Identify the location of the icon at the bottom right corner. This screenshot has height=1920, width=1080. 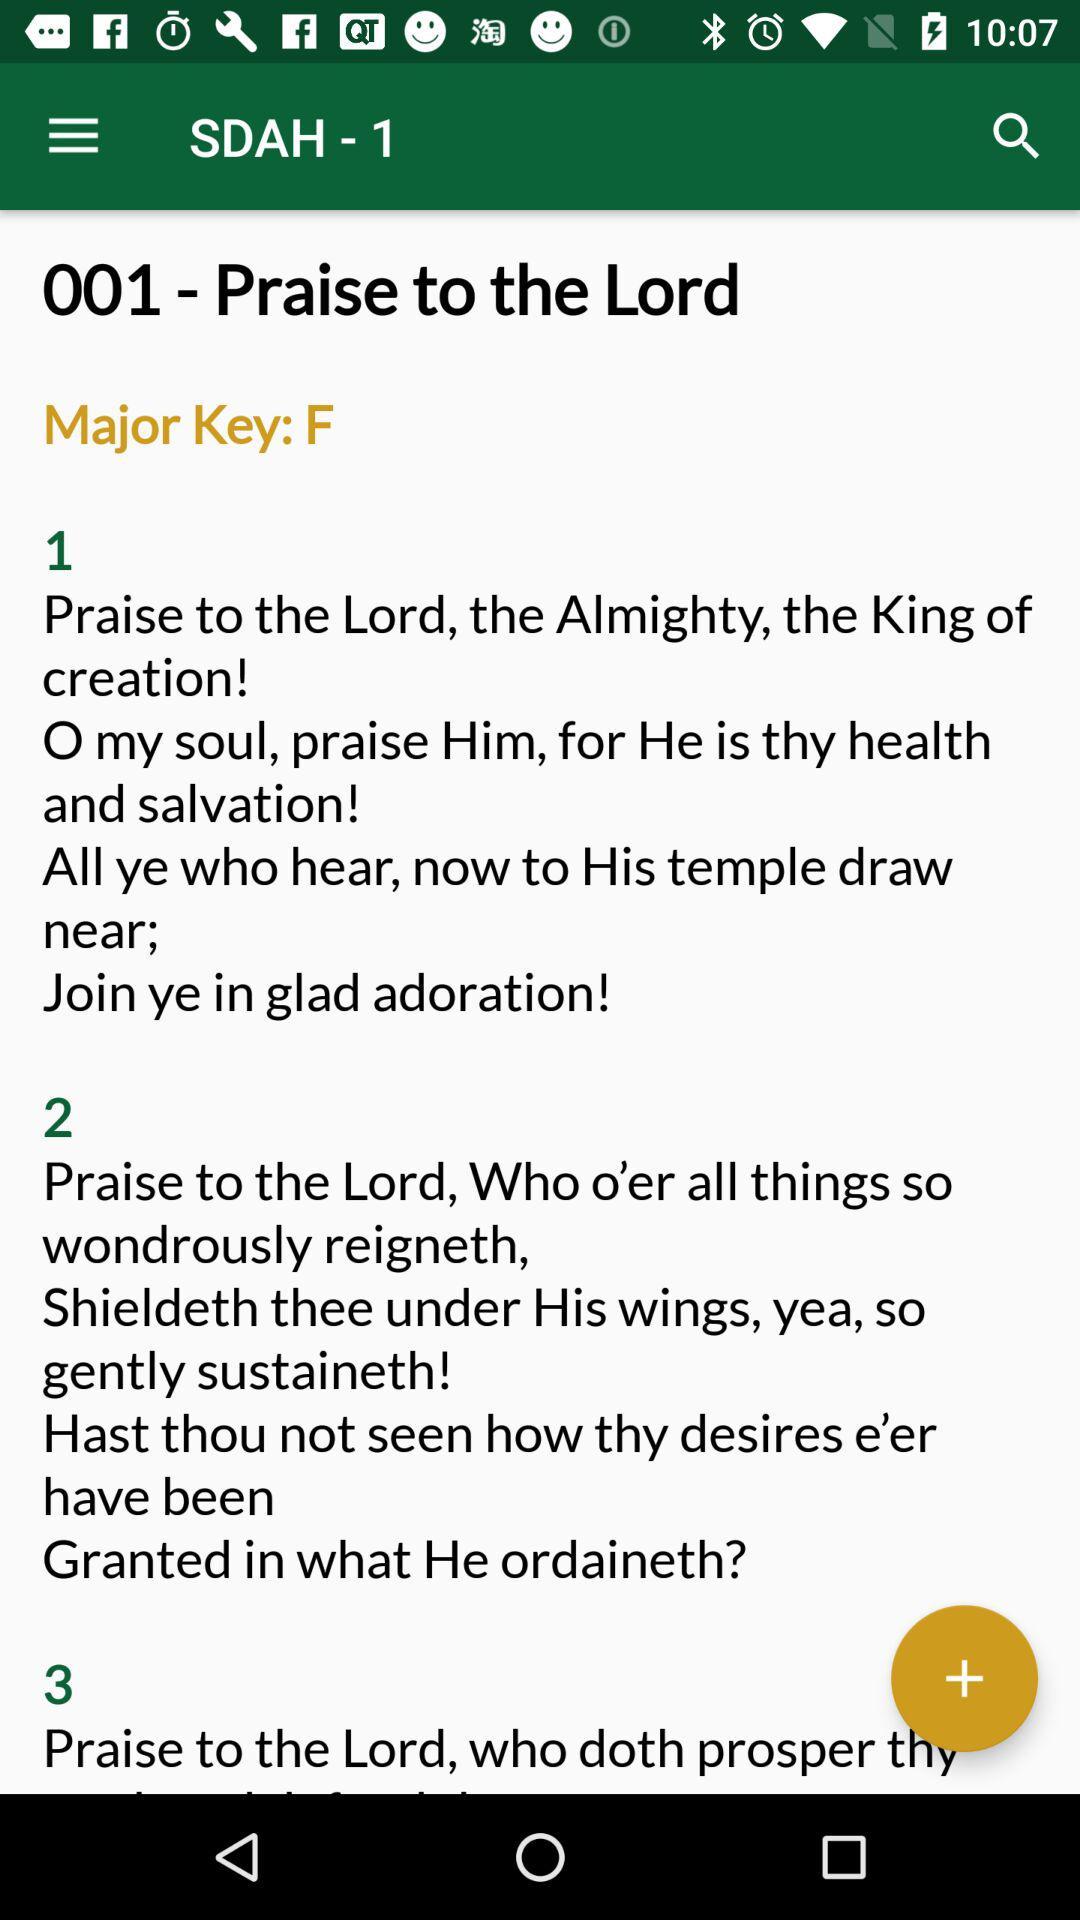
(963, 1678).